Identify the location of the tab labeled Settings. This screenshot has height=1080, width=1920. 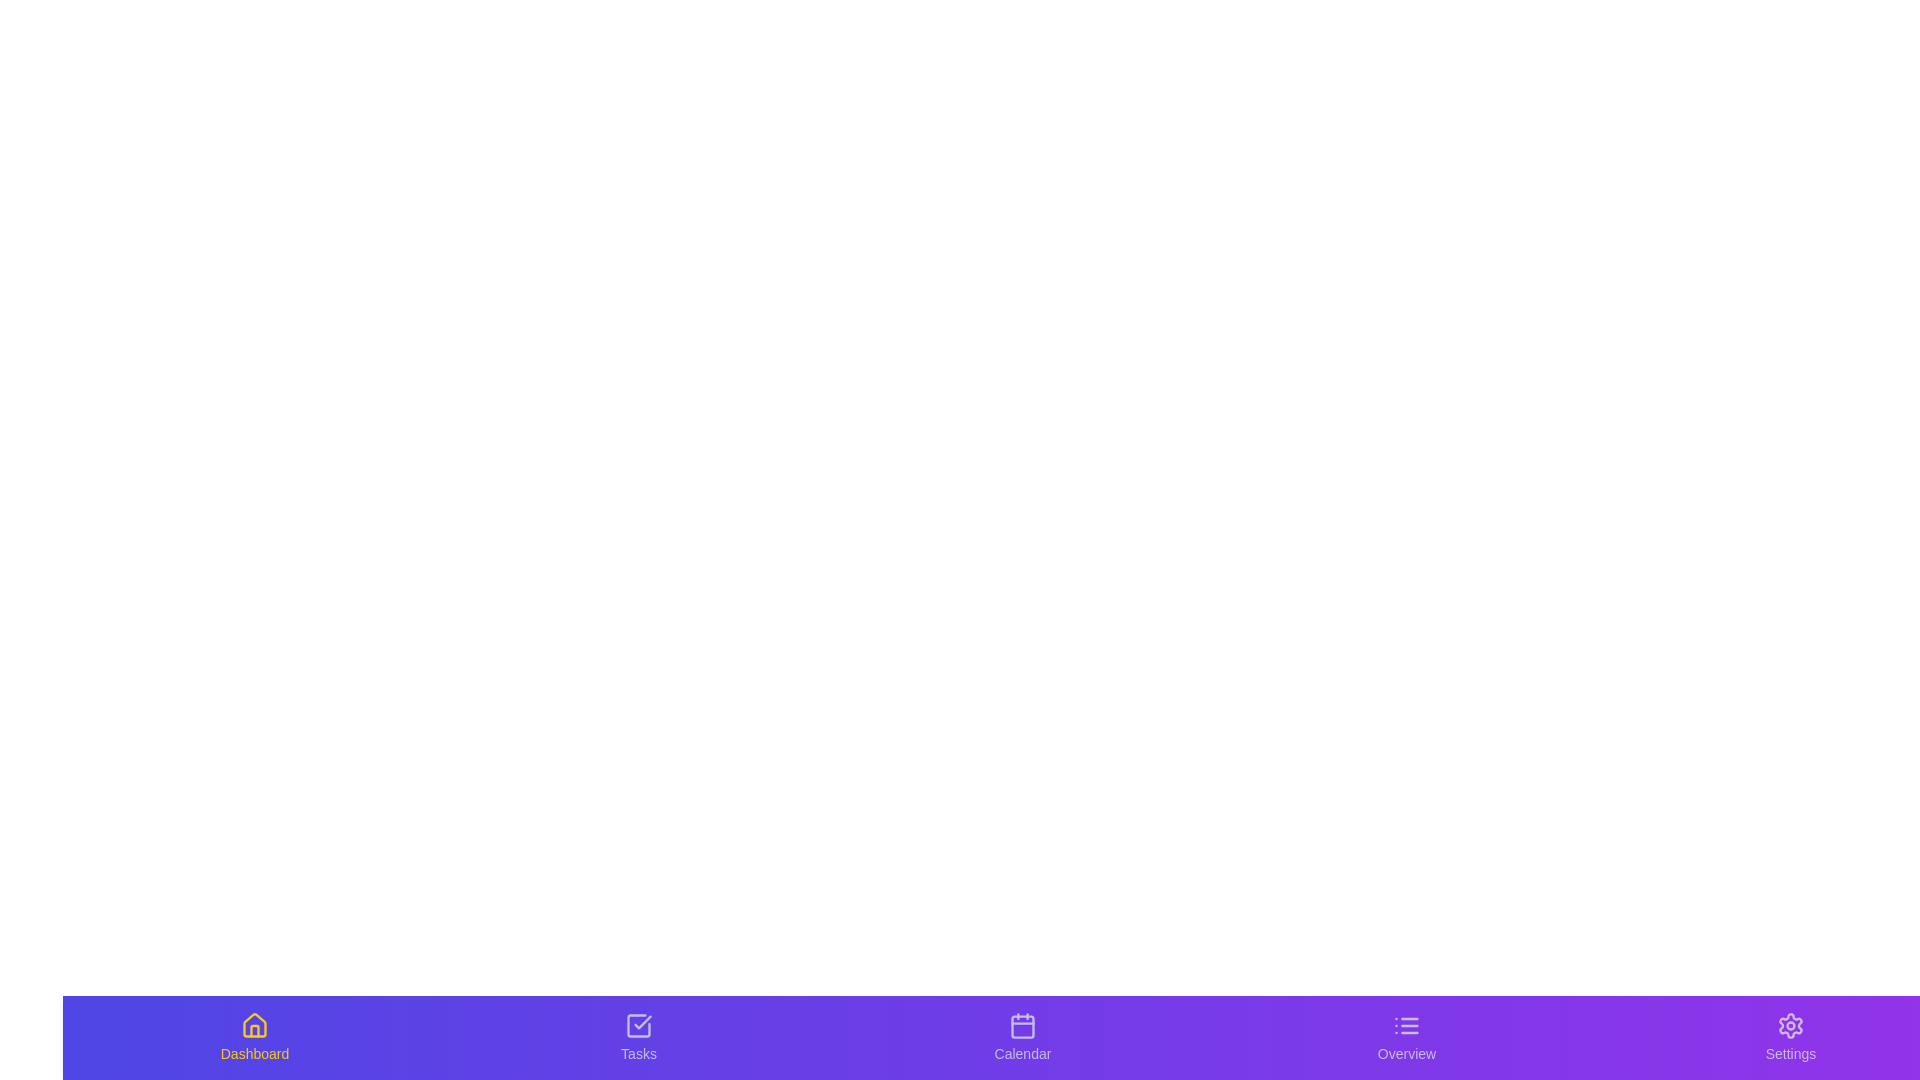
(1790, 1036).